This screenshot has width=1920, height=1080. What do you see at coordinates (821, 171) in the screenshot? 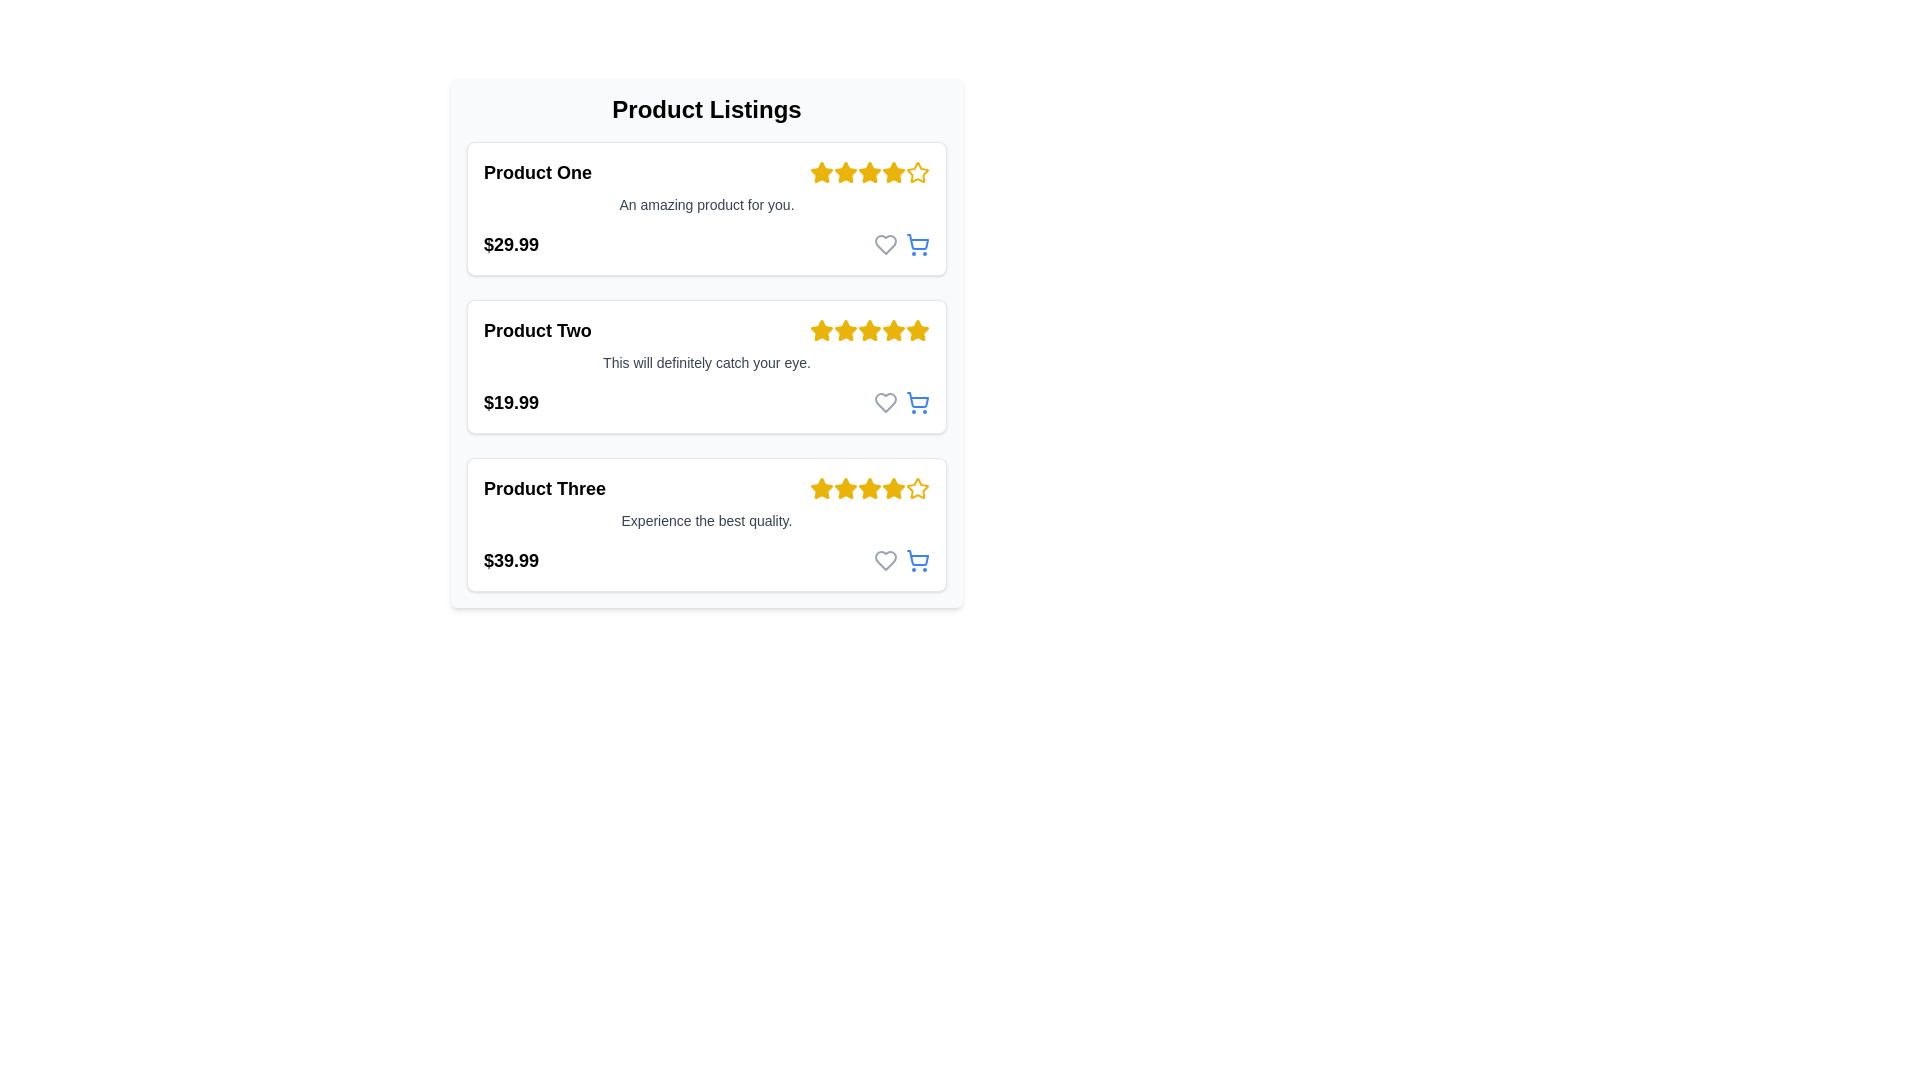
I see `the first star icon in the rating UI for 'Product One'` at bounding box center [821, 171].